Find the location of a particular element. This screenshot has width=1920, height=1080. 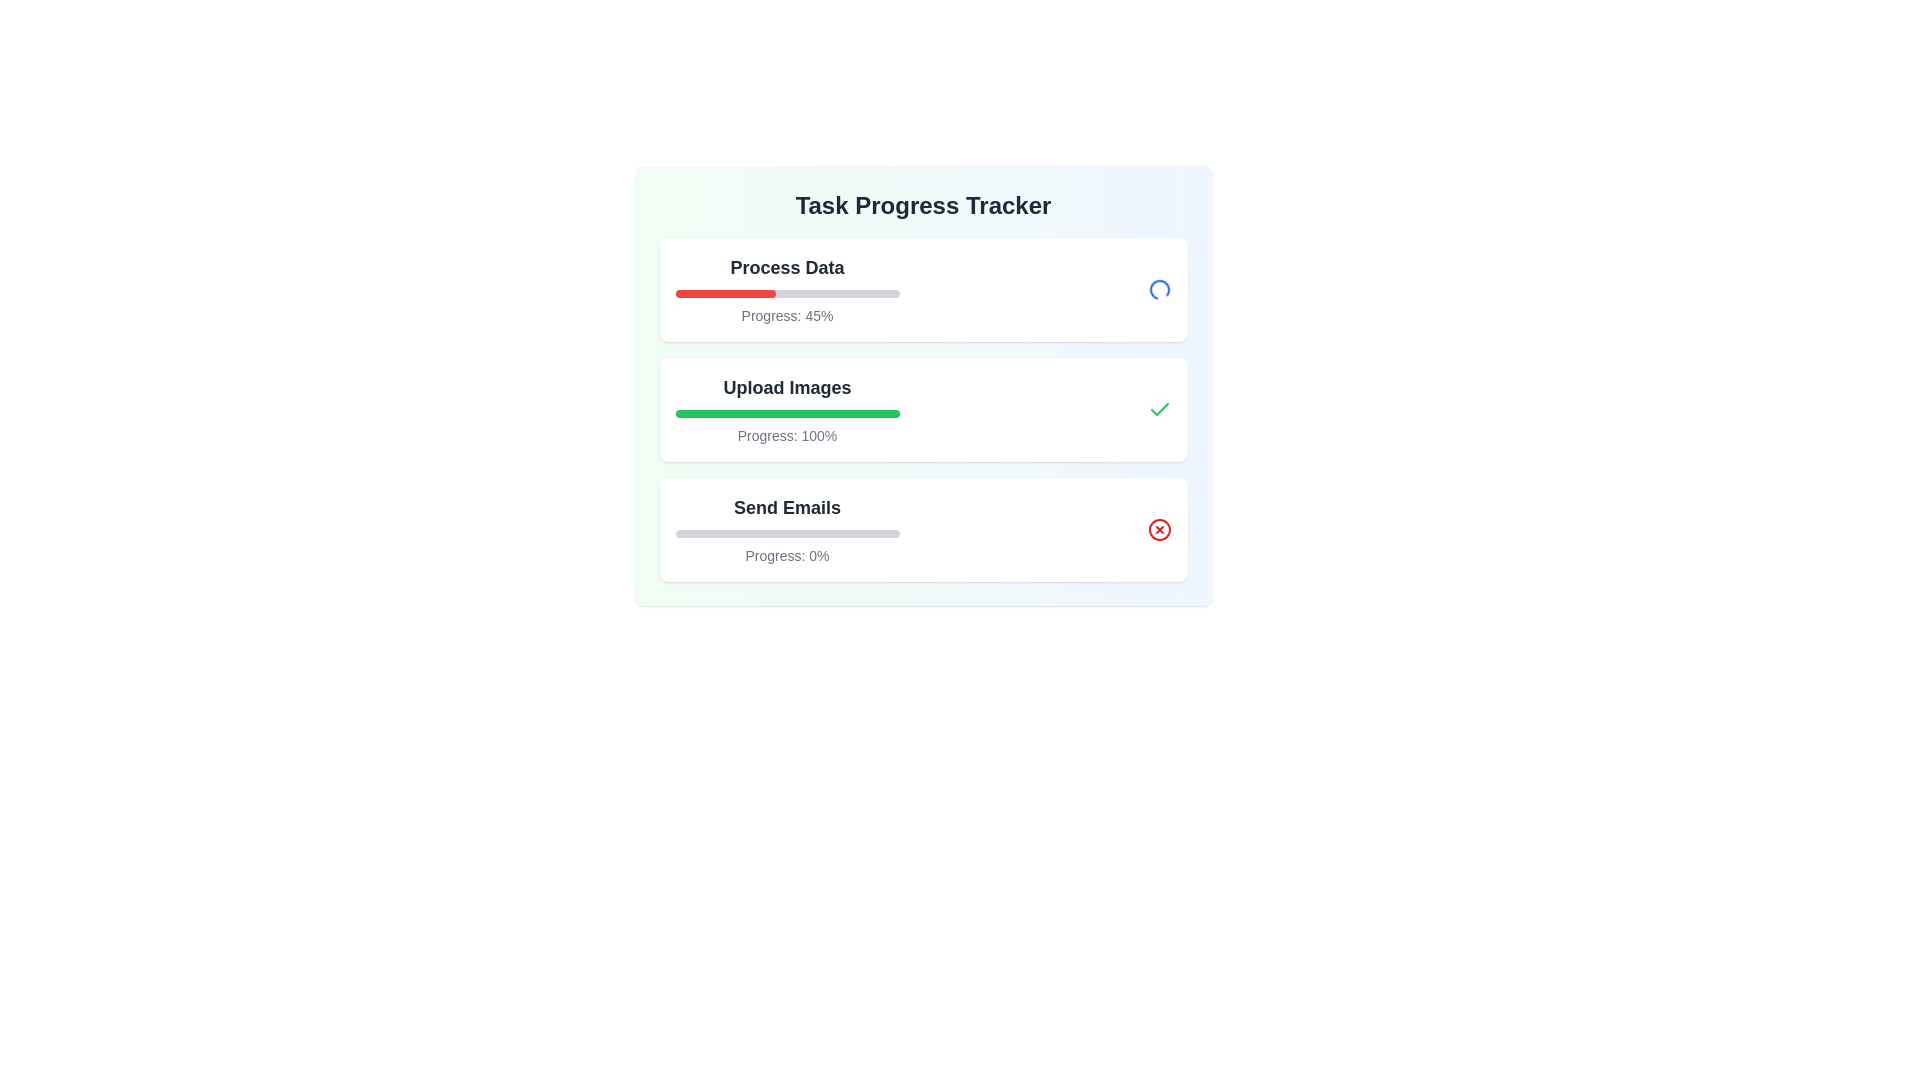

the horizontal progress bar styled with a green fill indicating completion, located below the header 'Upload Images' and above the status text 'Progress: 100%' is located at coordinates (786, 412).